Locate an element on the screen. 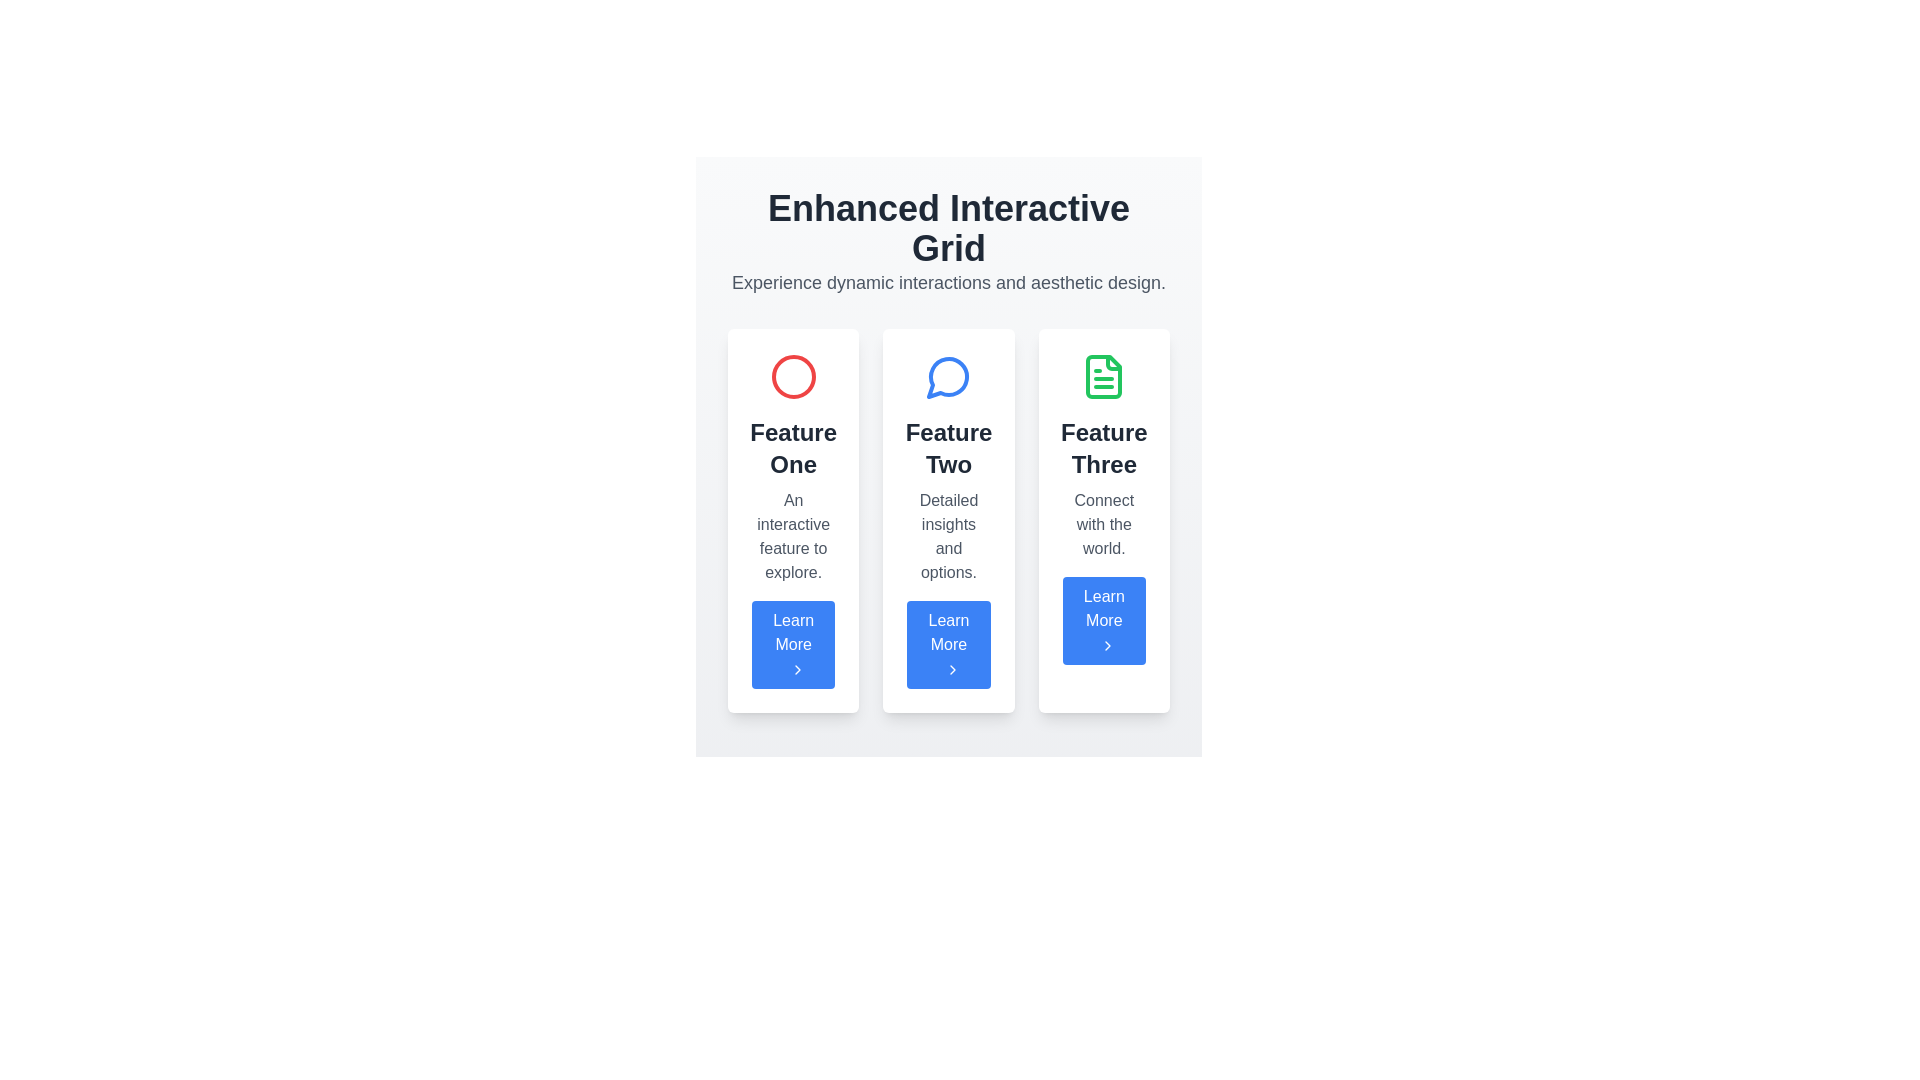 The image size is (1920, 1080). the blue 'Learn More' button with rounded corners that shows a hover effect when interacted with, located under 'Feature Two' is located at coordinates (948, 644).